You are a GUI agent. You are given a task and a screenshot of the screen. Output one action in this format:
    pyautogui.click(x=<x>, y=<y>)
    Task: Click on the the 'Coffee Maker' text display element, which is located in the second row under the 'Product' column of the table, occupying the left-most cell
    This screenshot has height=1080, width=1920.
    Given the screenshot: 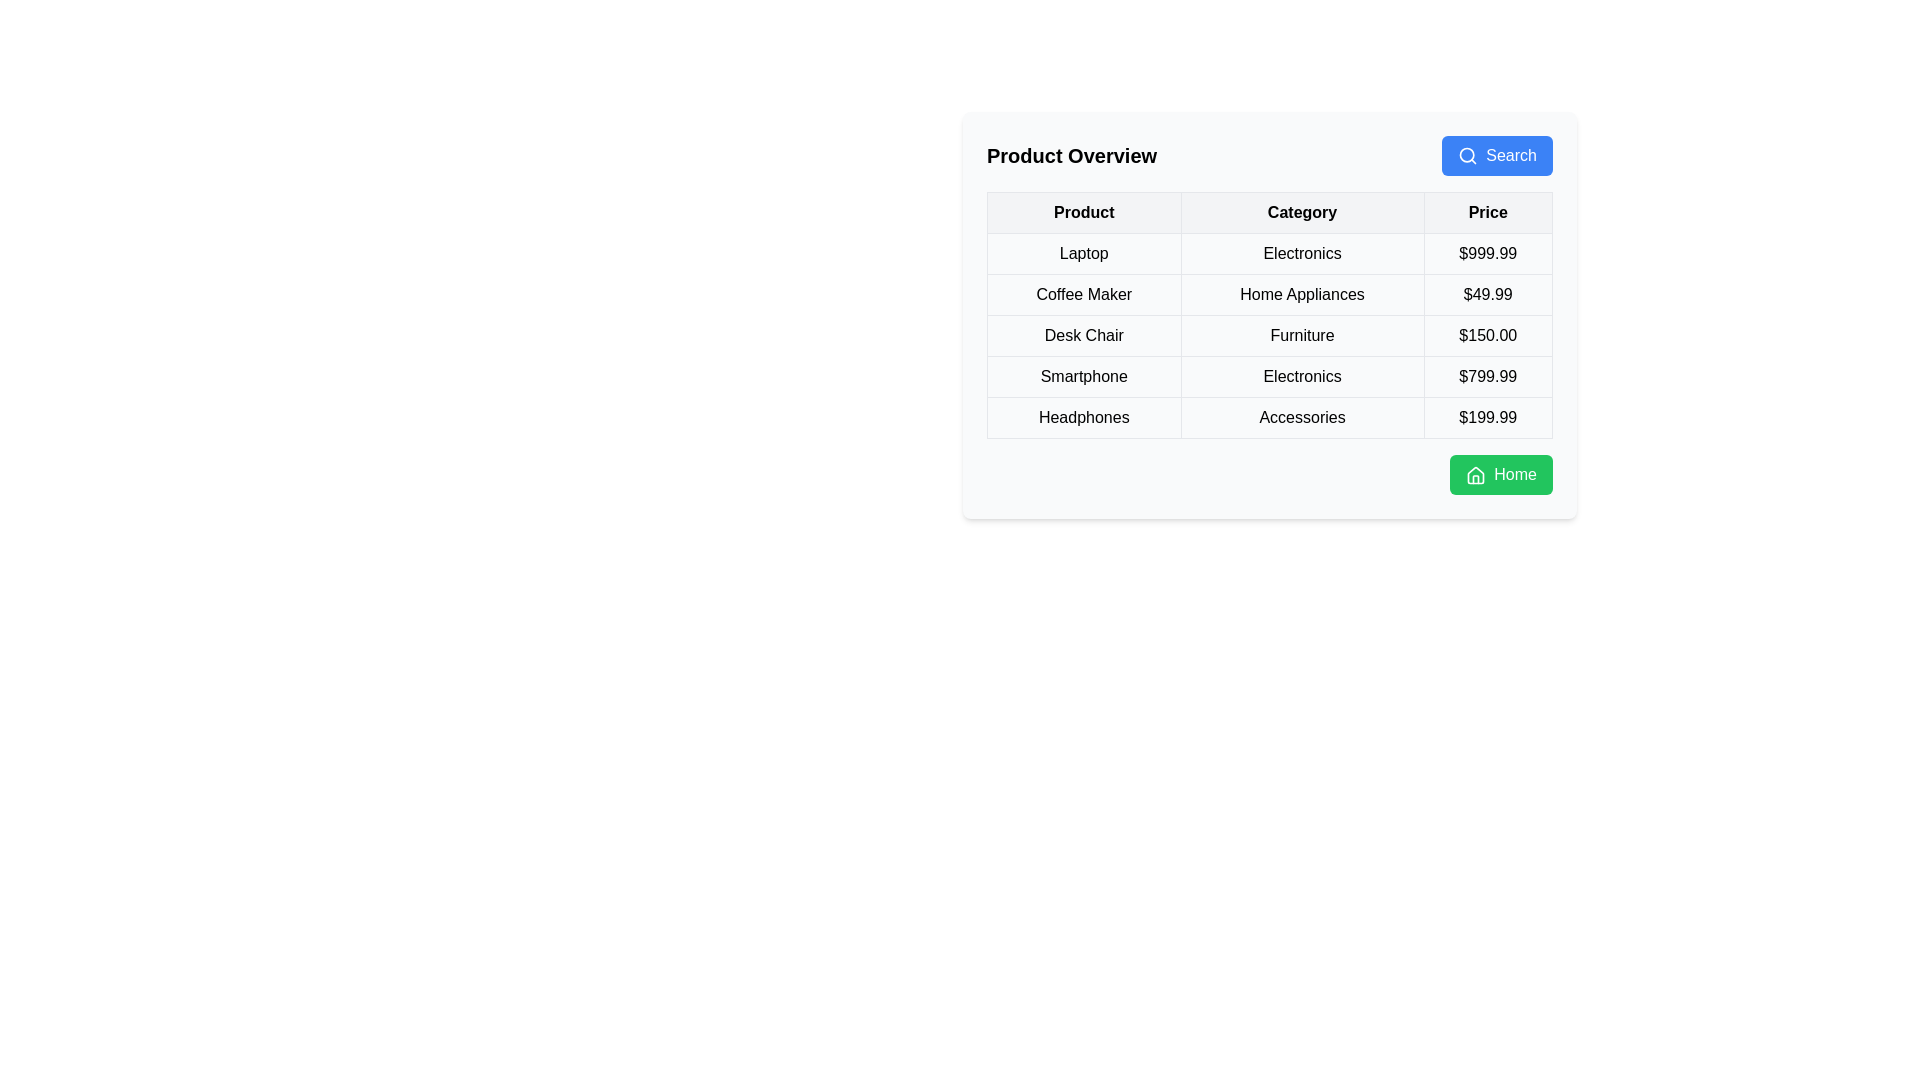 What is the action you would take?
    pyautogui.click(x=1083, y=294)
    